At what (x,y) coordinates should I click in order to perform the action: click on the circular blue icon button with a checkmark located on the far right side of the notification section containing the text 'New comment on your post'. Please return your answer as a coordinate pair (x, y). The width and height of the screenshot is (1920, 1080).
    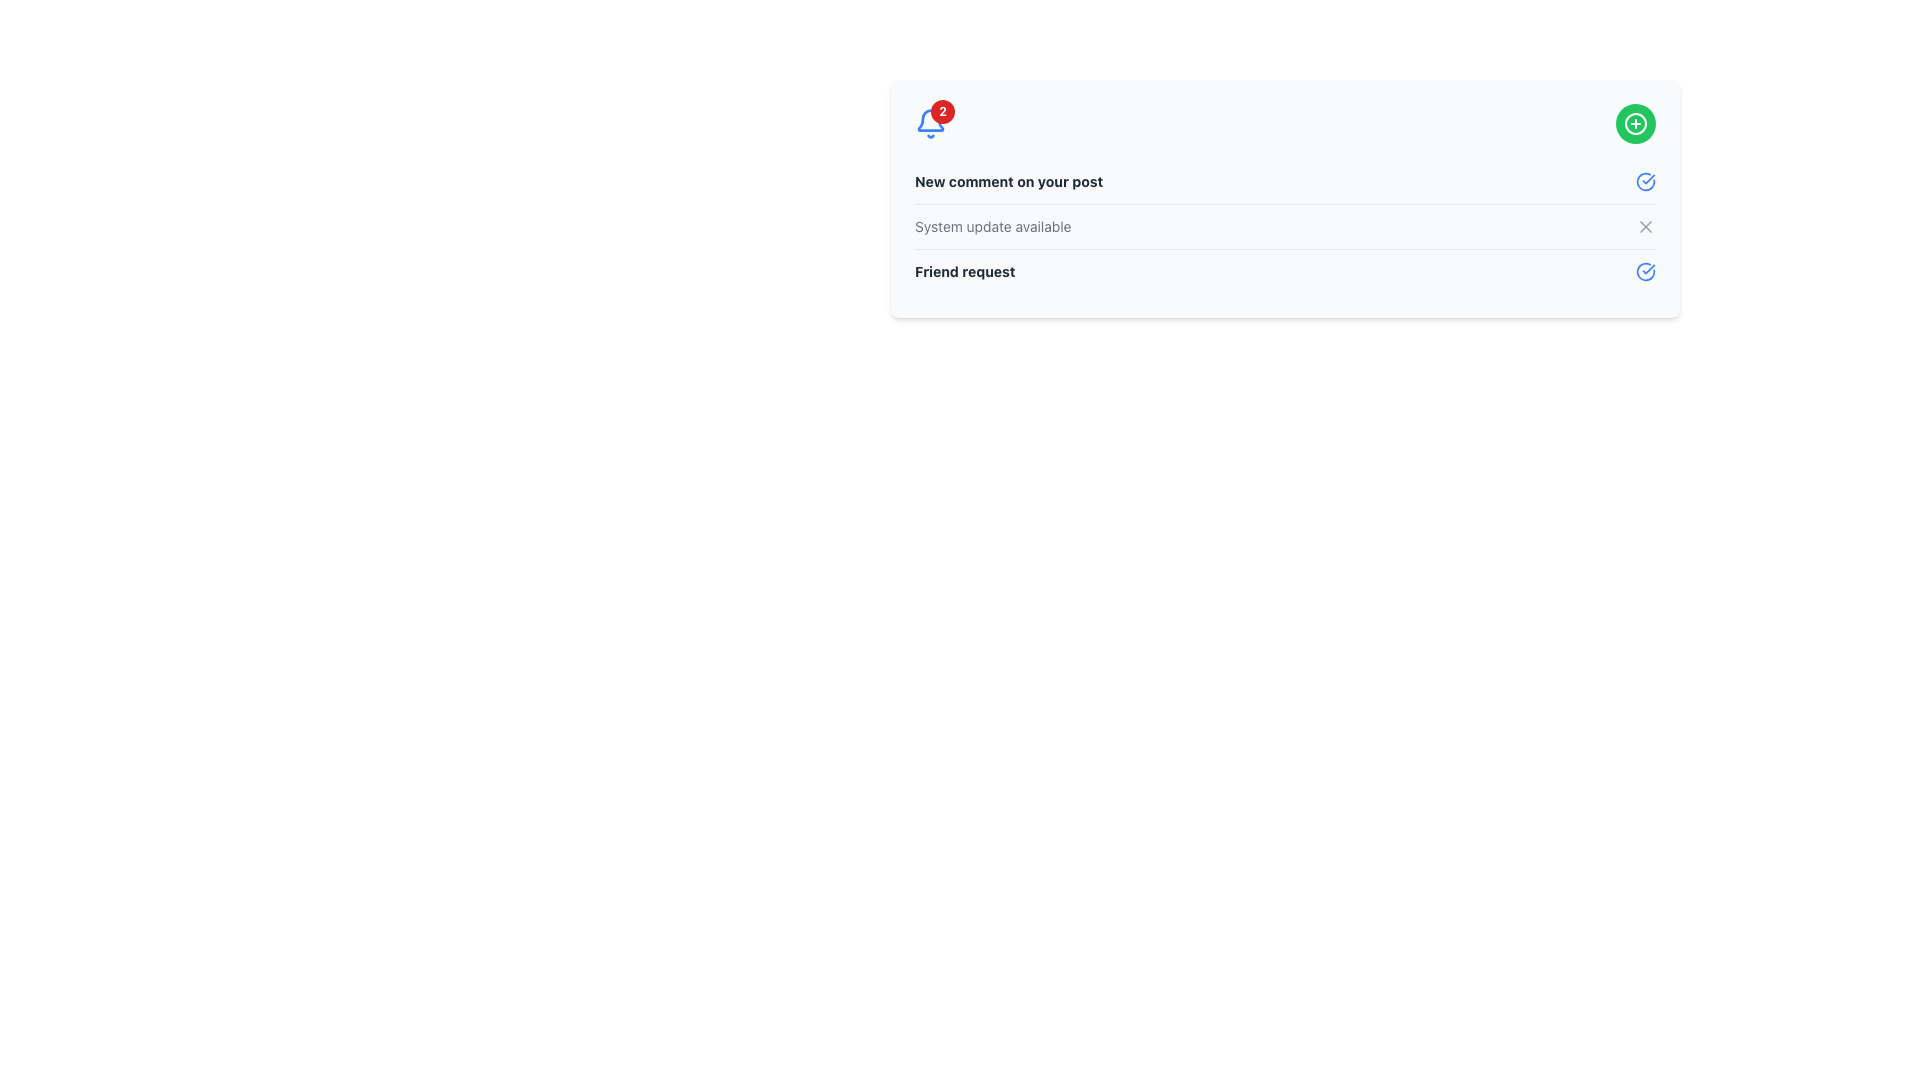
    Looking at the image, I should click on (1646, 181).